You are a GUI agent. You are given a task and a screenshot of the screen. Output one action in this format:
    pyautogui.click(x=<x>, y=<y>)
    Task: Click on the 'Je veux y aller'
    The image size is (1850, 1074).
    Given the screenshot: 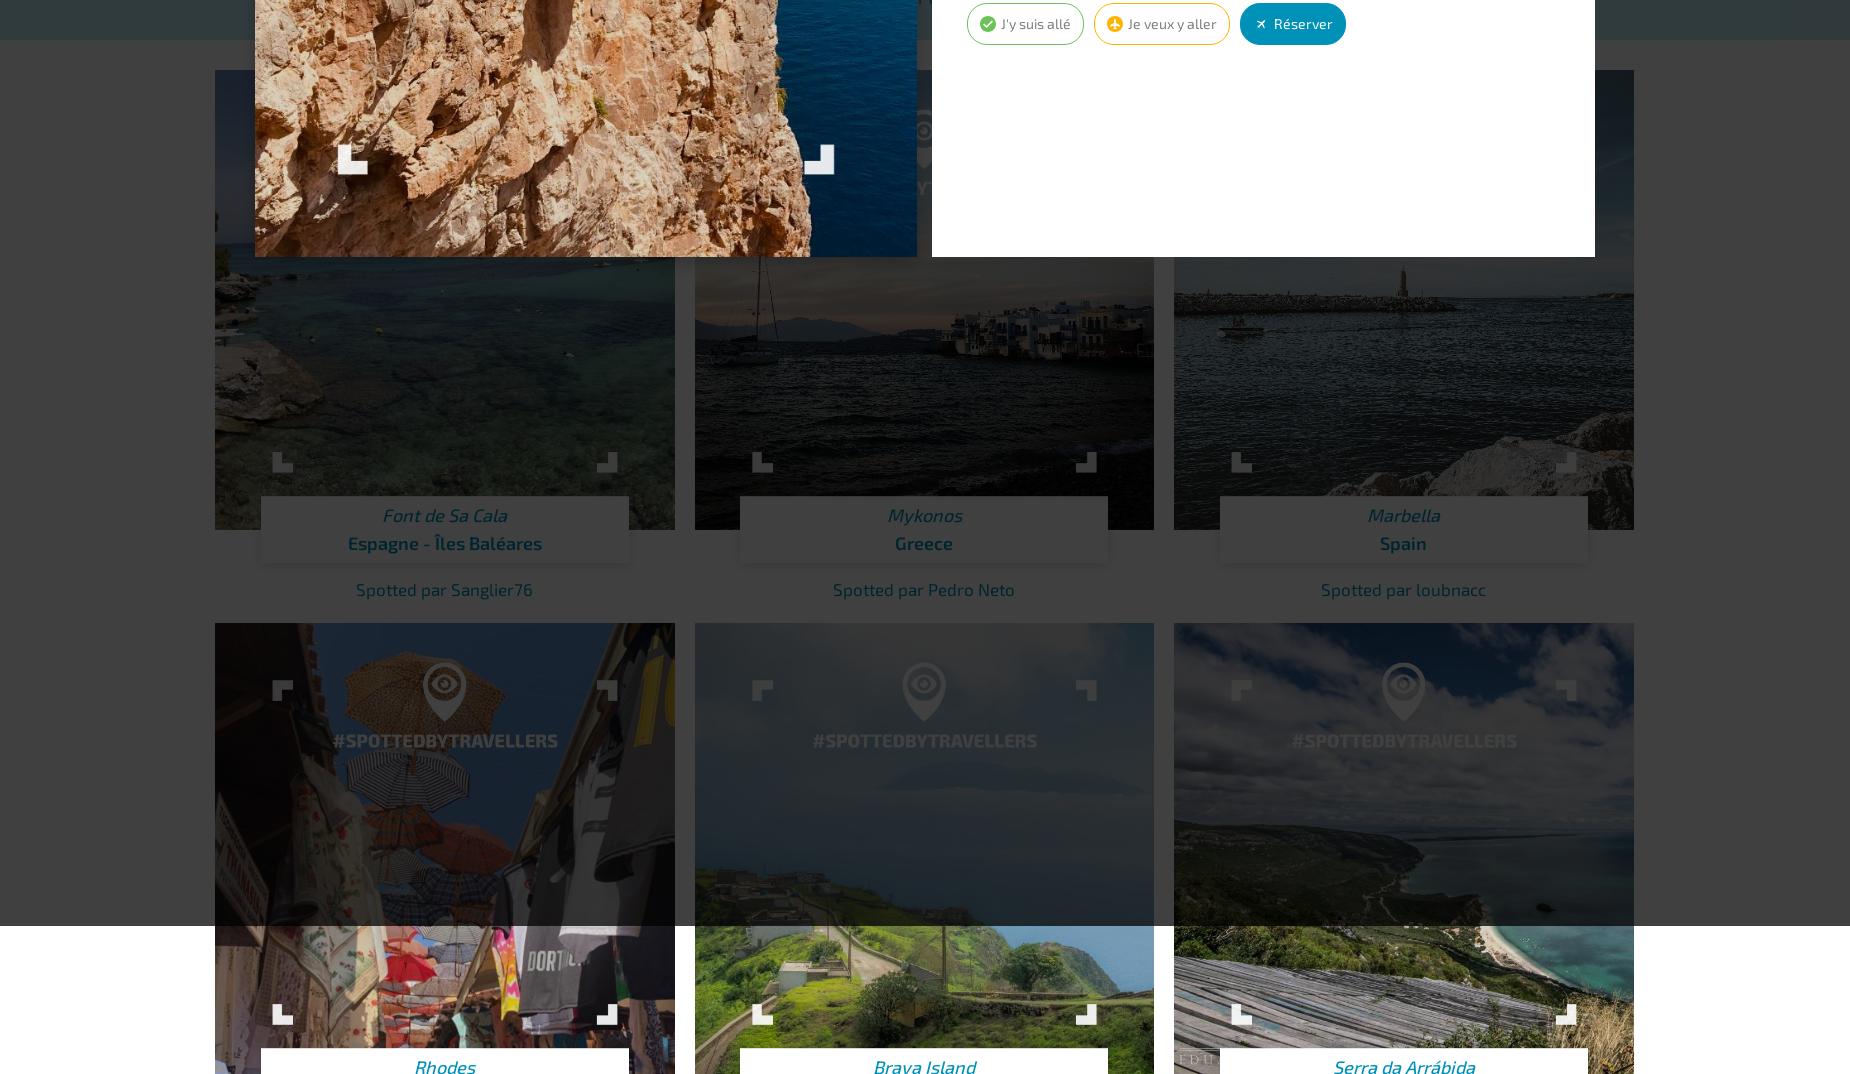 What is the action you would take?
    pyautogui.click(x=1126, y=22)
    